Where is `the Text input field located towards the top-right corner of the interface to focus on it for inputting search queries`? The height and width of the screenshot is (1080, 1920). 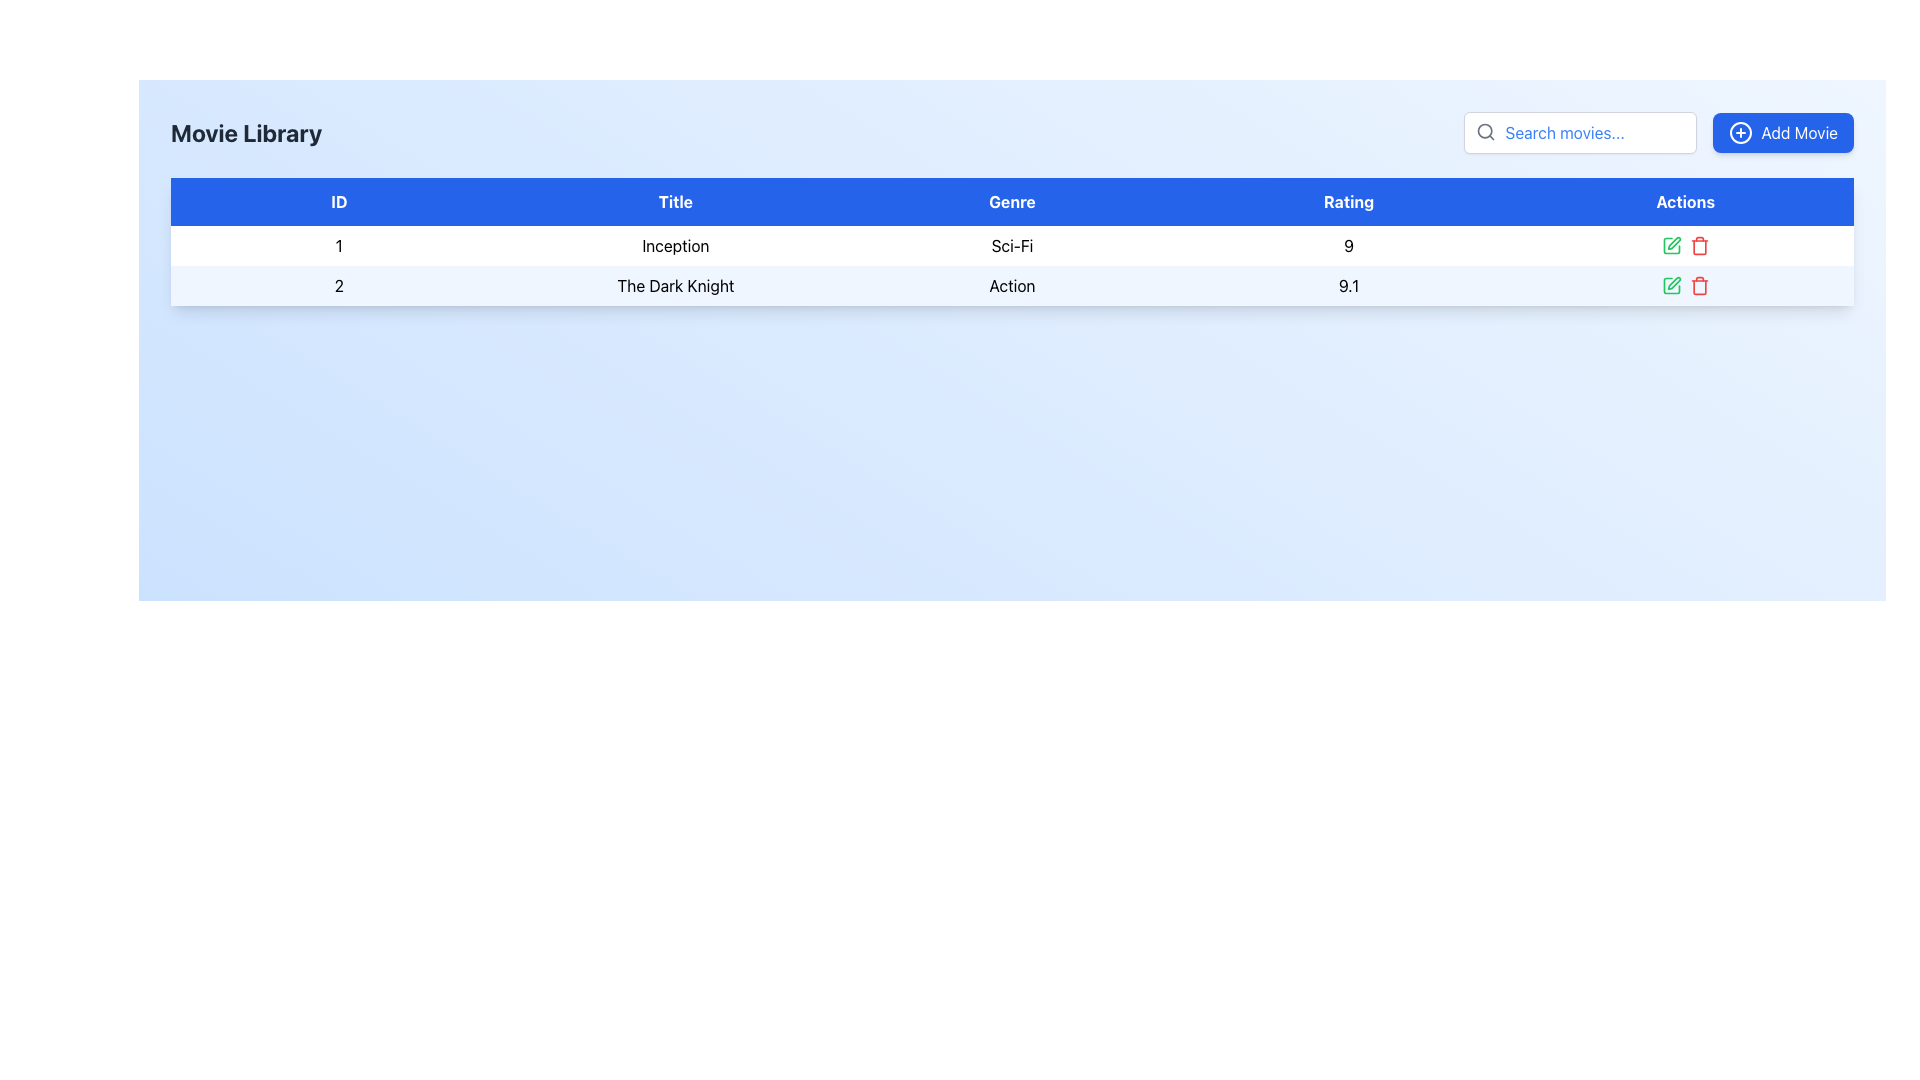 the Text input field located towards the top-right corner of the interface to focus on it for inputting search queries is located at coordinates (1579, 132).